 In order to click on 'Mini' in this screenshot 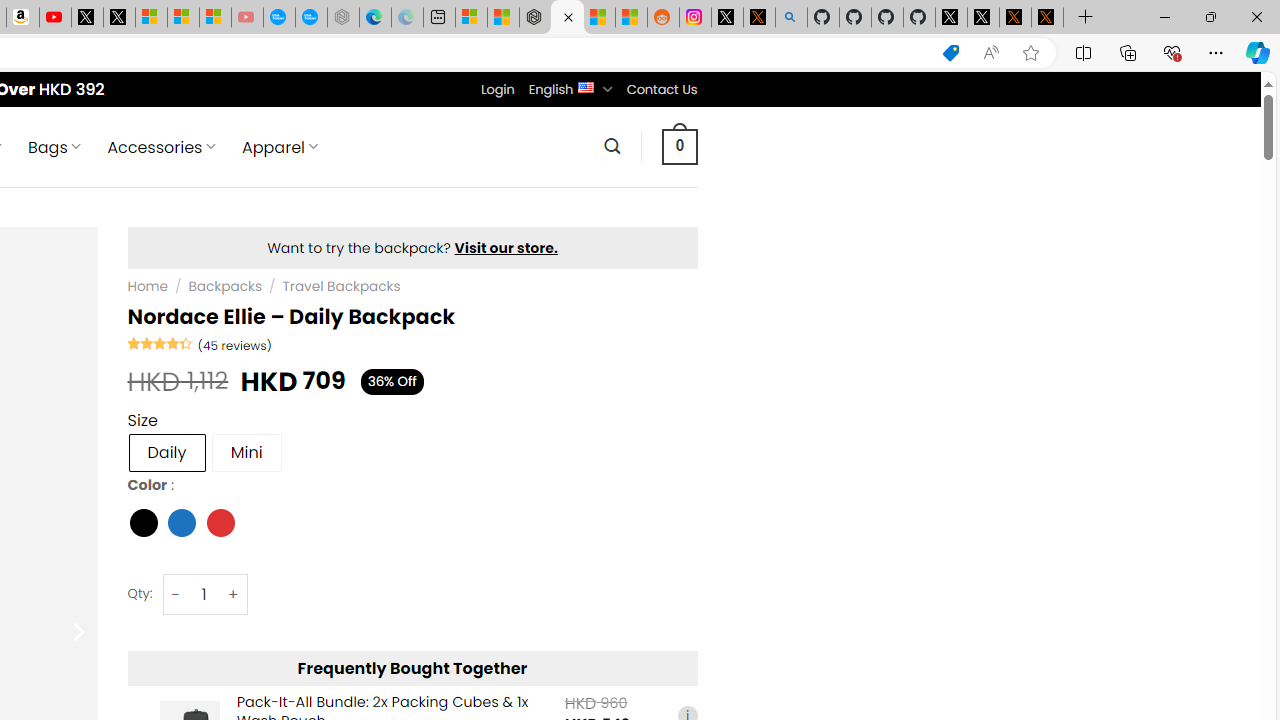, I will do `click(245, 452)`.